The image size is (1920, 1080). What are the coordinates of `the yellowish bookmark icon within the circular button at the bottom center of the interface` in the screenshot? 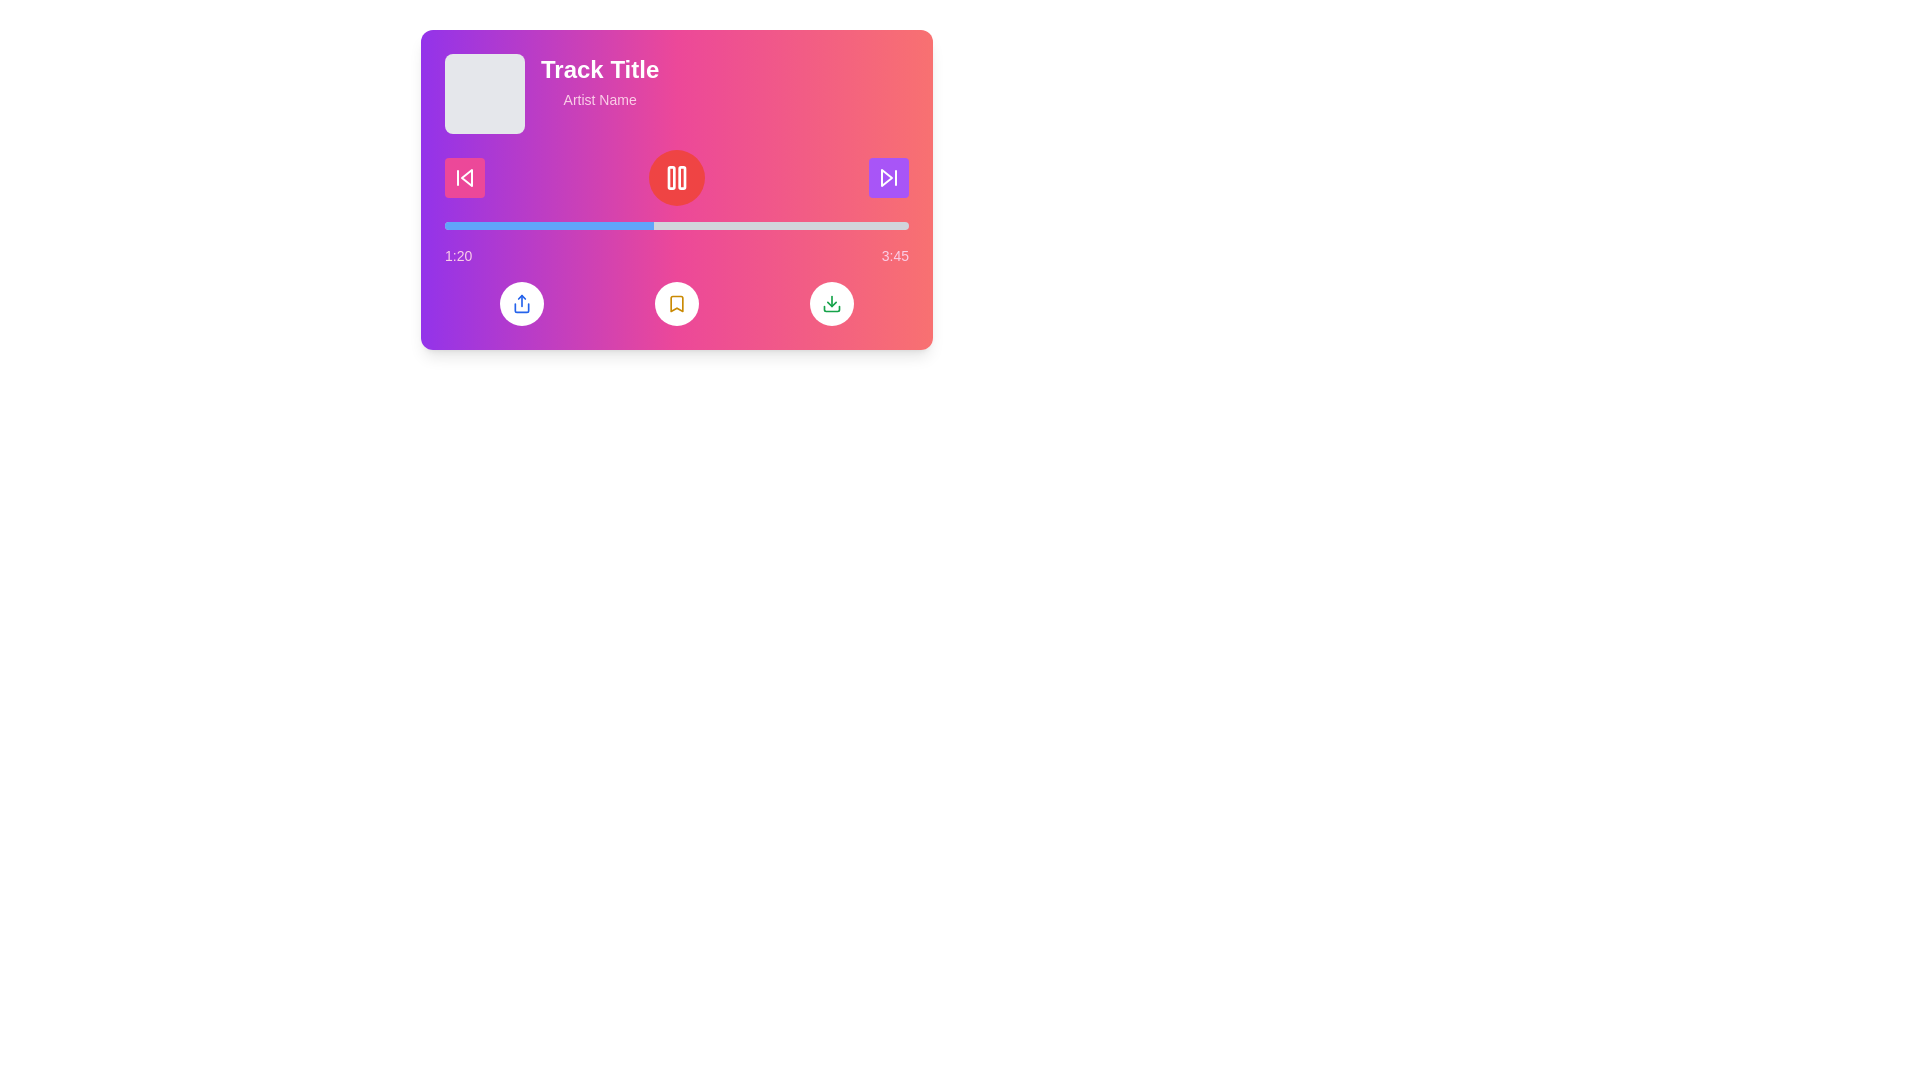 It's located at (676, 304).